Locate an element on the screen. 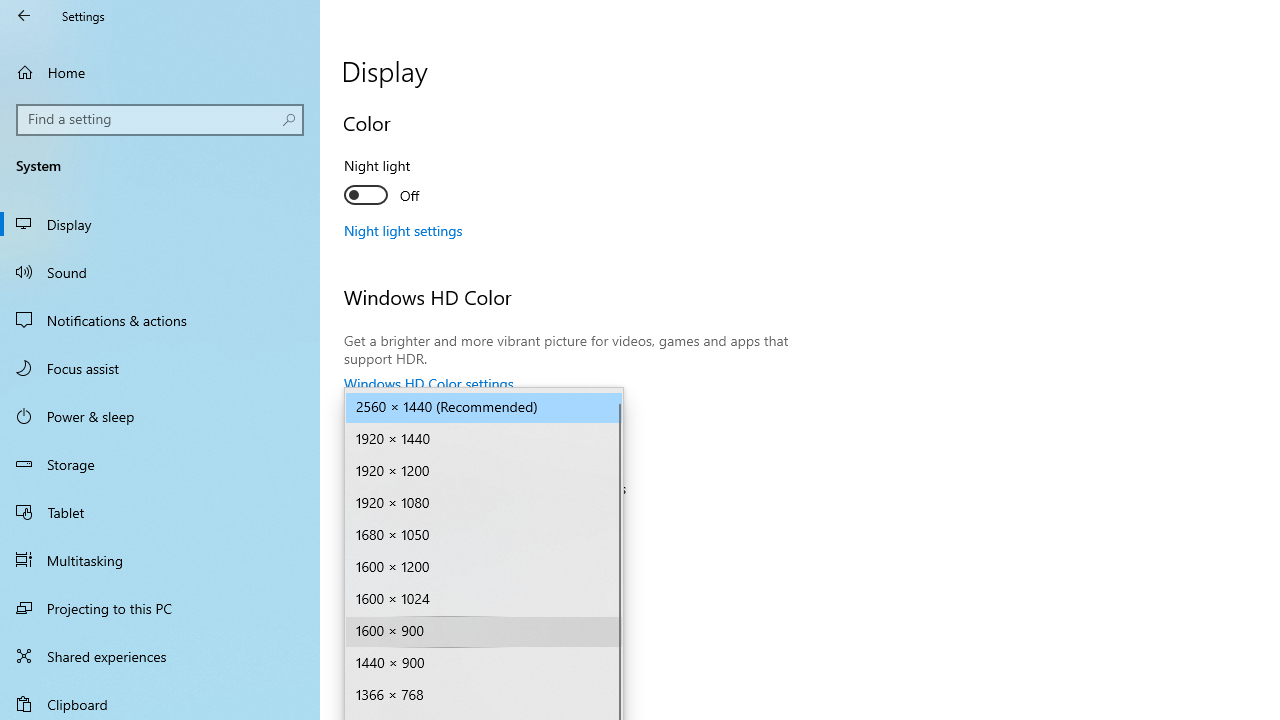  'Storage' is located at coordinates (160, 464).